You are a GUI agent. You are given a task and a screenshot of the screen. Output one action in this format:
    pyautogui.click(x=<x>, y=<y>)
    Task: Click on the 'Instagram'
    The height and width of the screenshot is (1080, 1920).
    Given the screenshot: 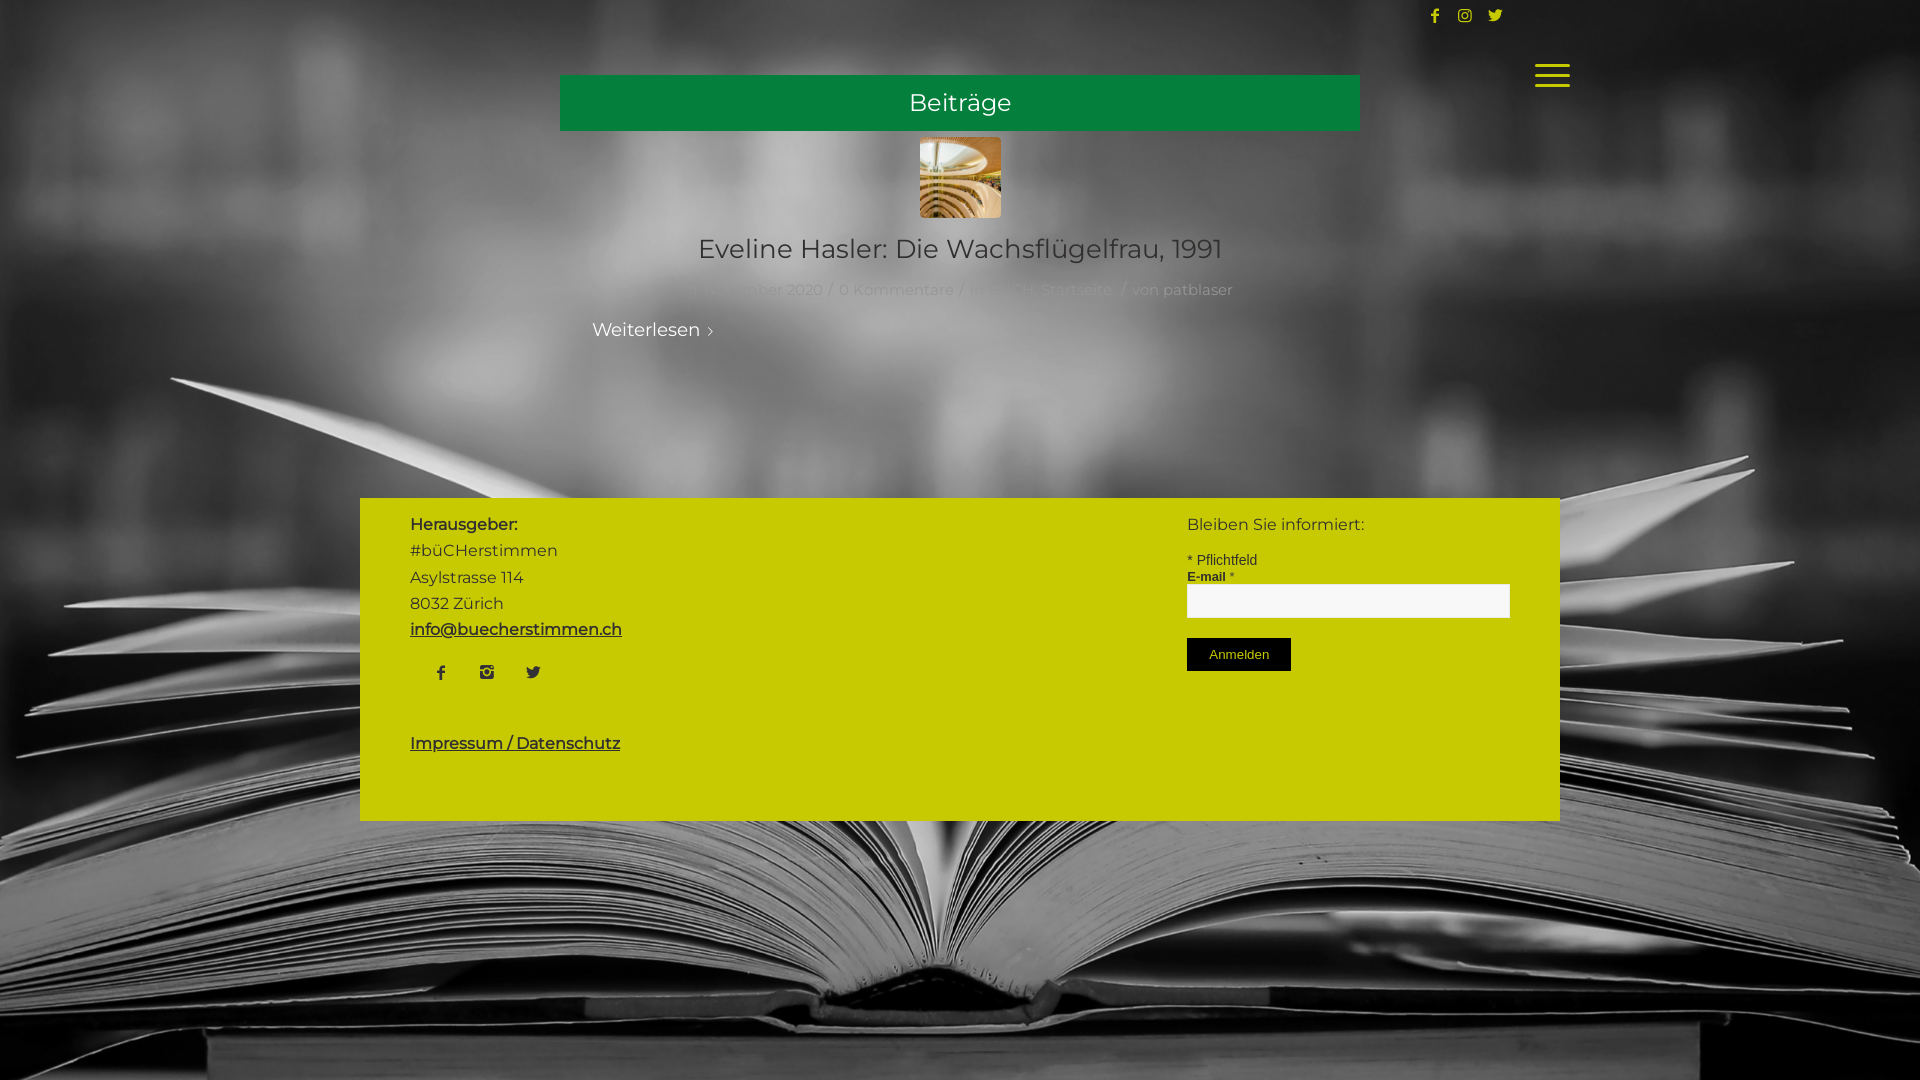 What is the action you would take?
    pyautogui.click(x=486, y=671)
    